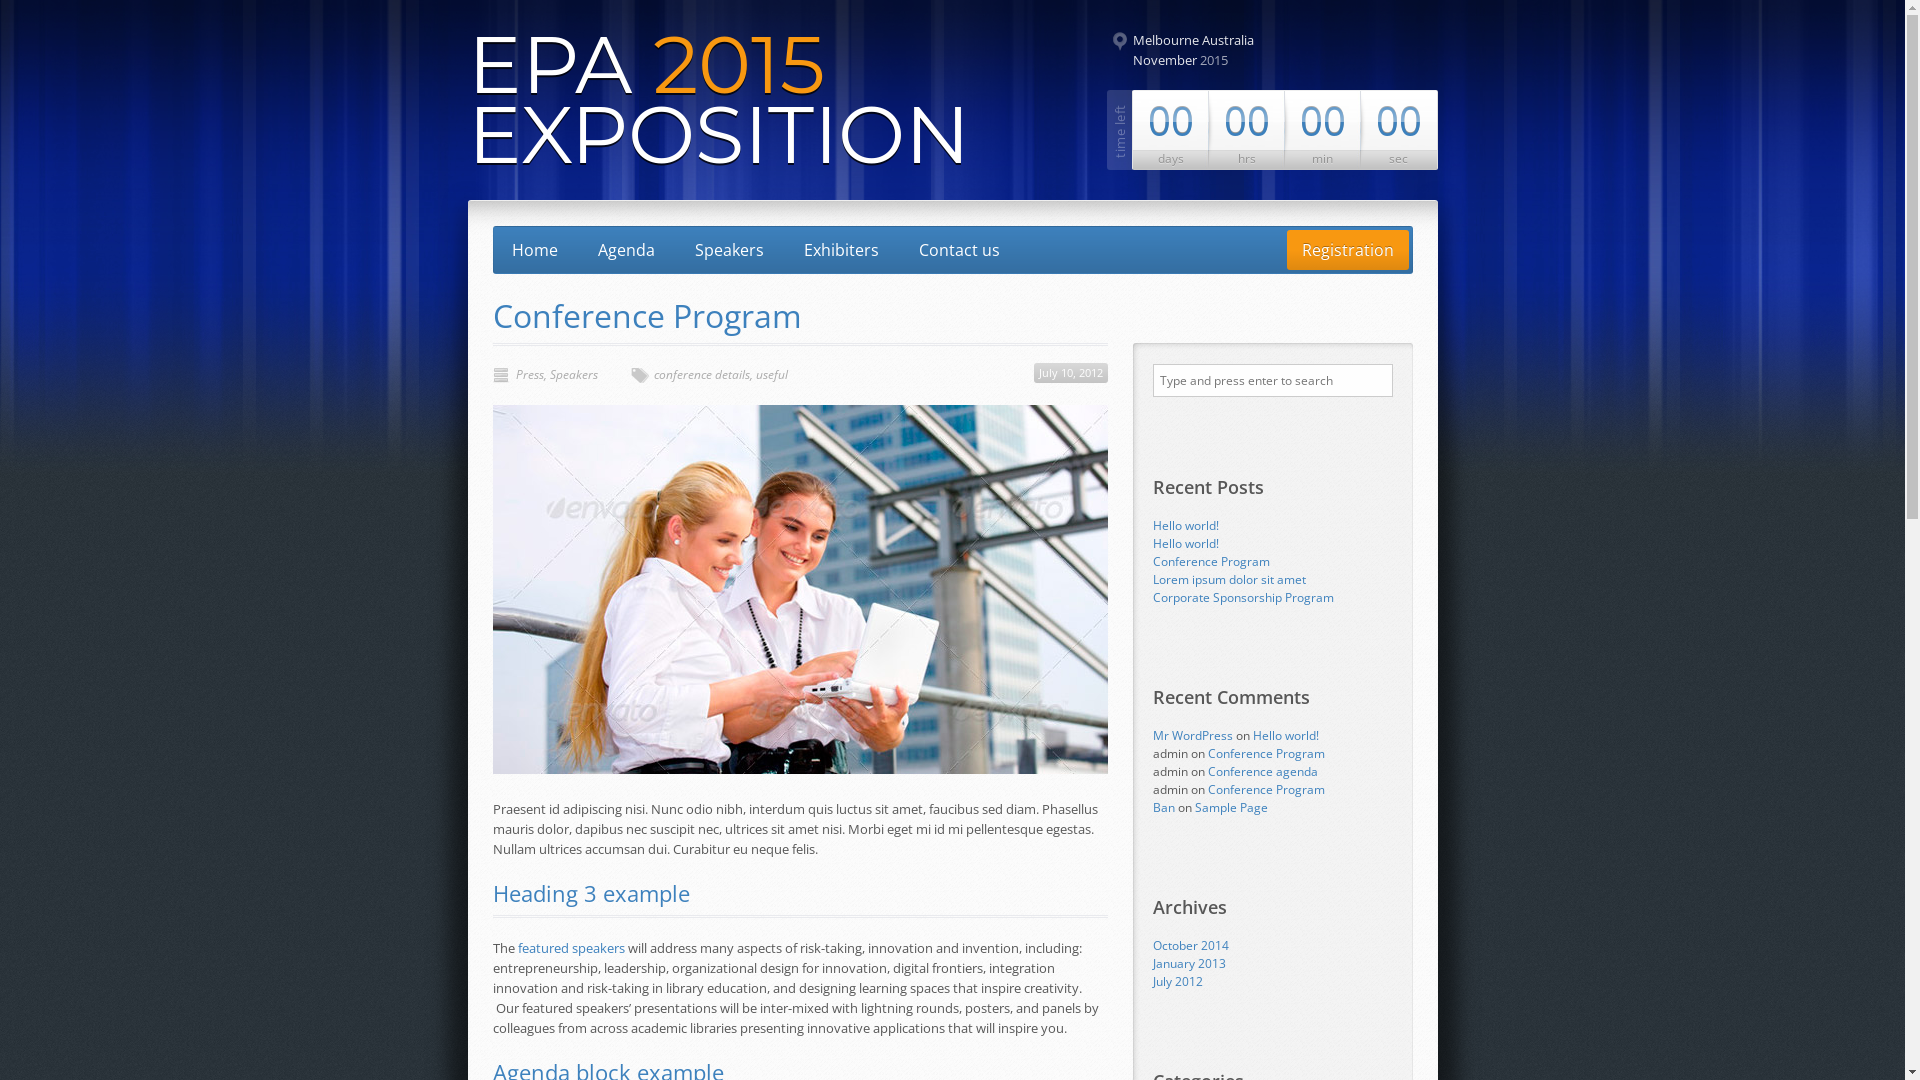  What do you see at coordinates (719, 99) in the screenshot?
I see `'EPA 2015` at bounding box center [719, 99].